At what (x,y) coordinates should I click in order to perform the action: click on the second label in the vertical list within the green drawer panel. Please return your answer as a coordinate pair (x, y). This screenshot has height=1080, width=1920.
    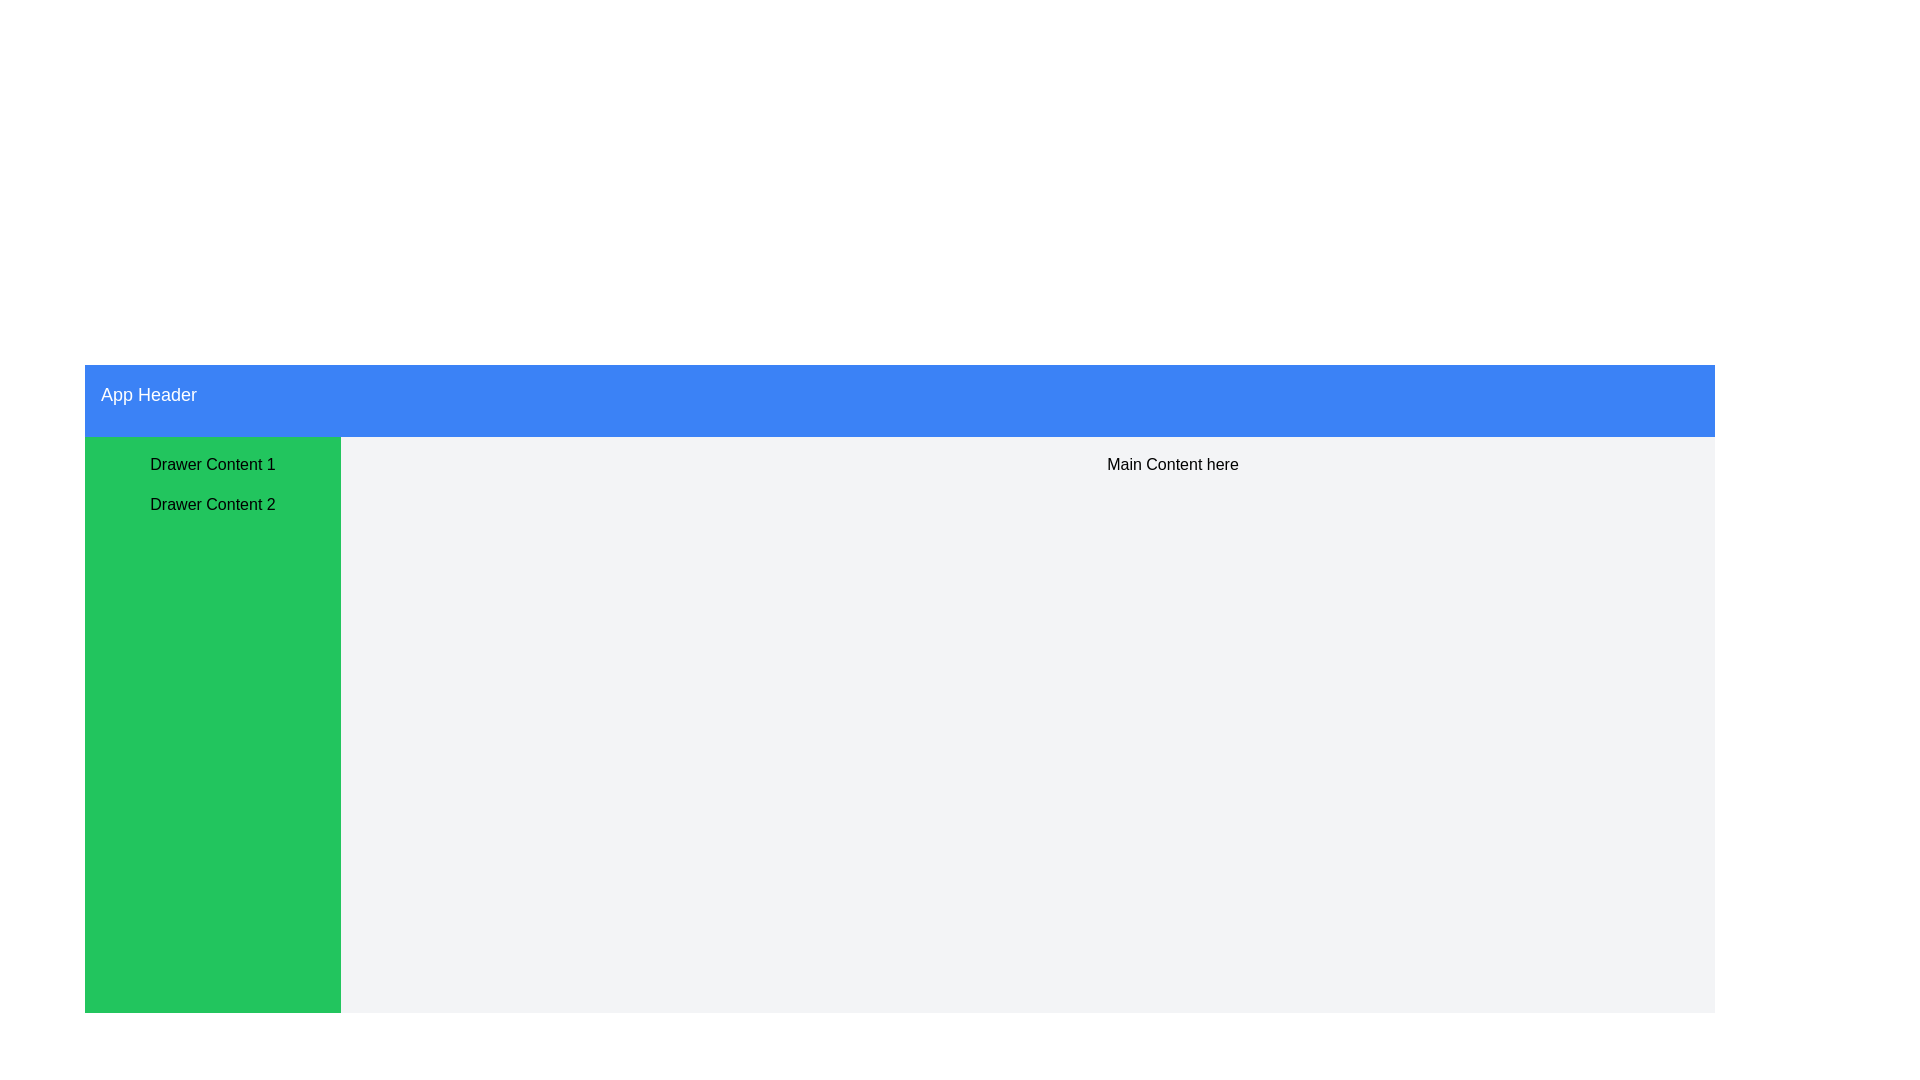
    Looking at the image, I should click on (212, 504).